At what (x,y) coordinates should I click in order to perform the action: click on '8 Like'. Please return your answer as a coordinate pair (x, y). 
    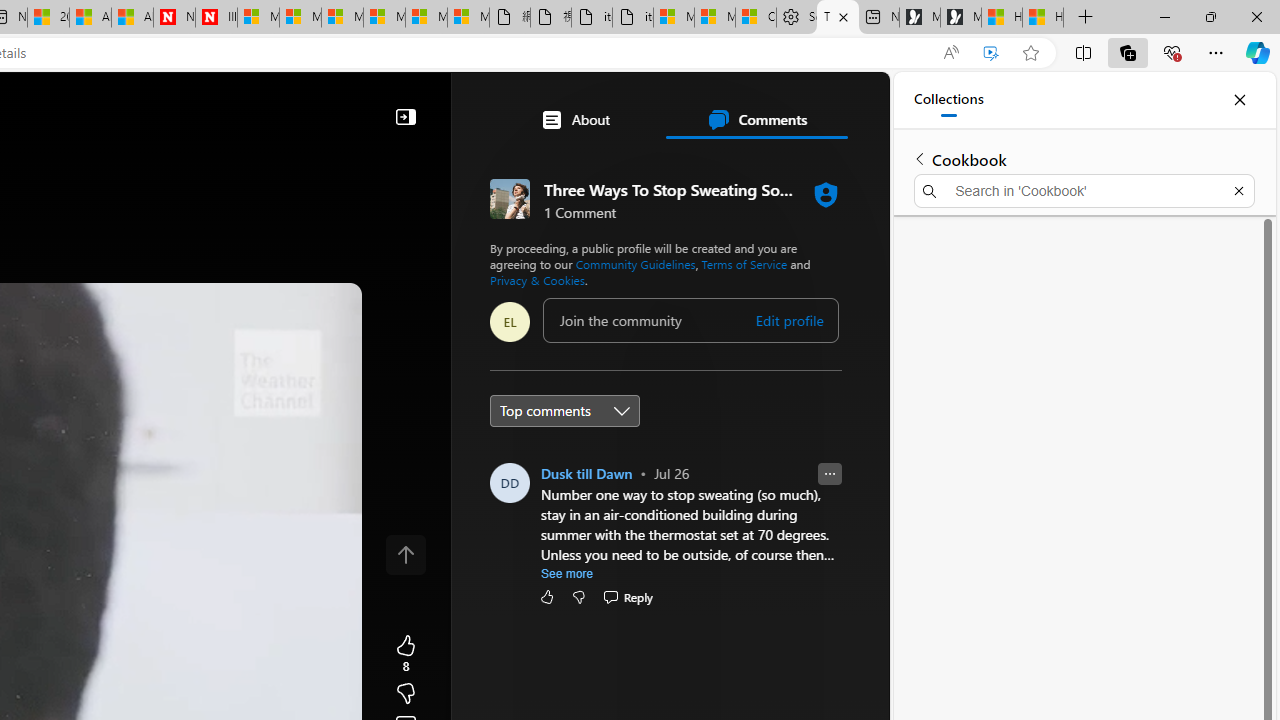
    Looking at the image, I should click on (405, 654).